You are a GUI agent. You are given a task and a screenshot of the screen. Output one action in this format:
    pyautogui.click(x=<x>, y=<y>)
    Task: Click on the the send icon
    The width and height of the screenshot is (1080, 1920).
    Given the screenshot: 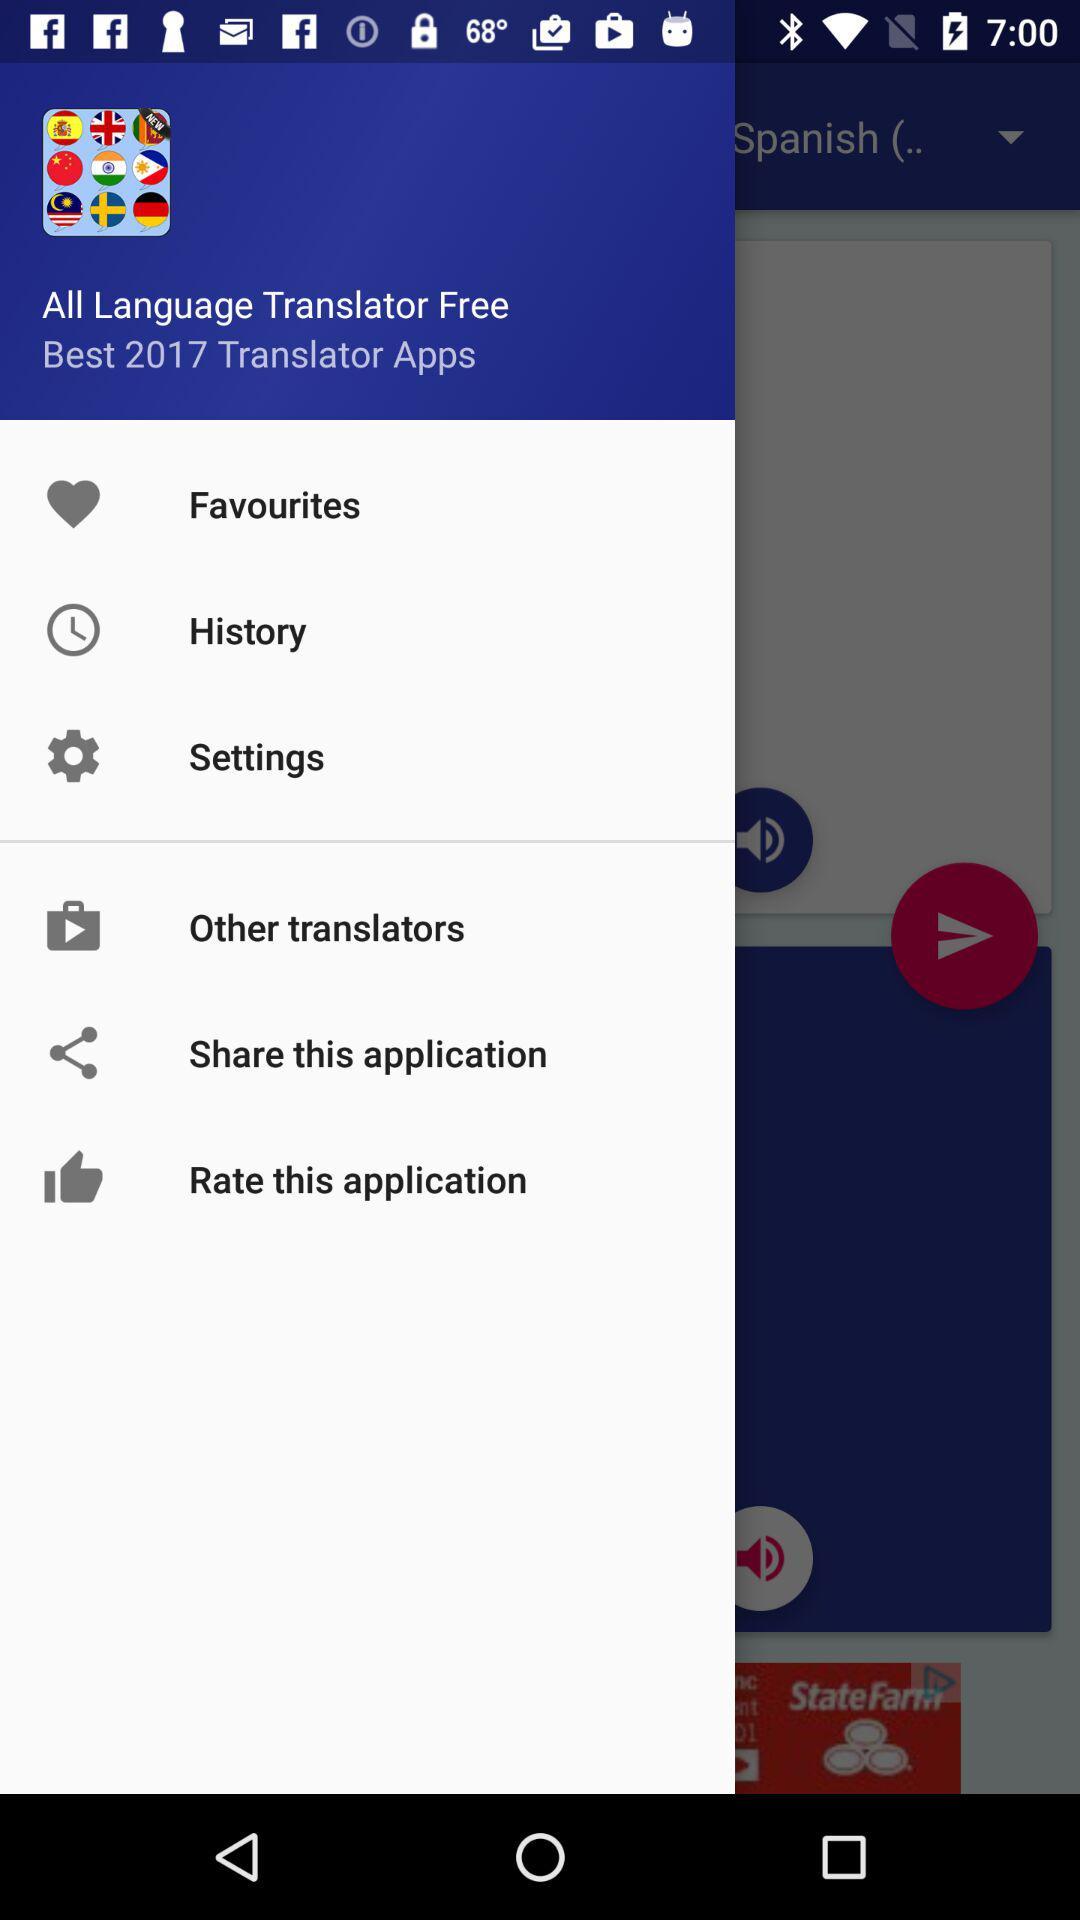 What is the action you would take?
    pyautogui.click(x=963, y=935)
    